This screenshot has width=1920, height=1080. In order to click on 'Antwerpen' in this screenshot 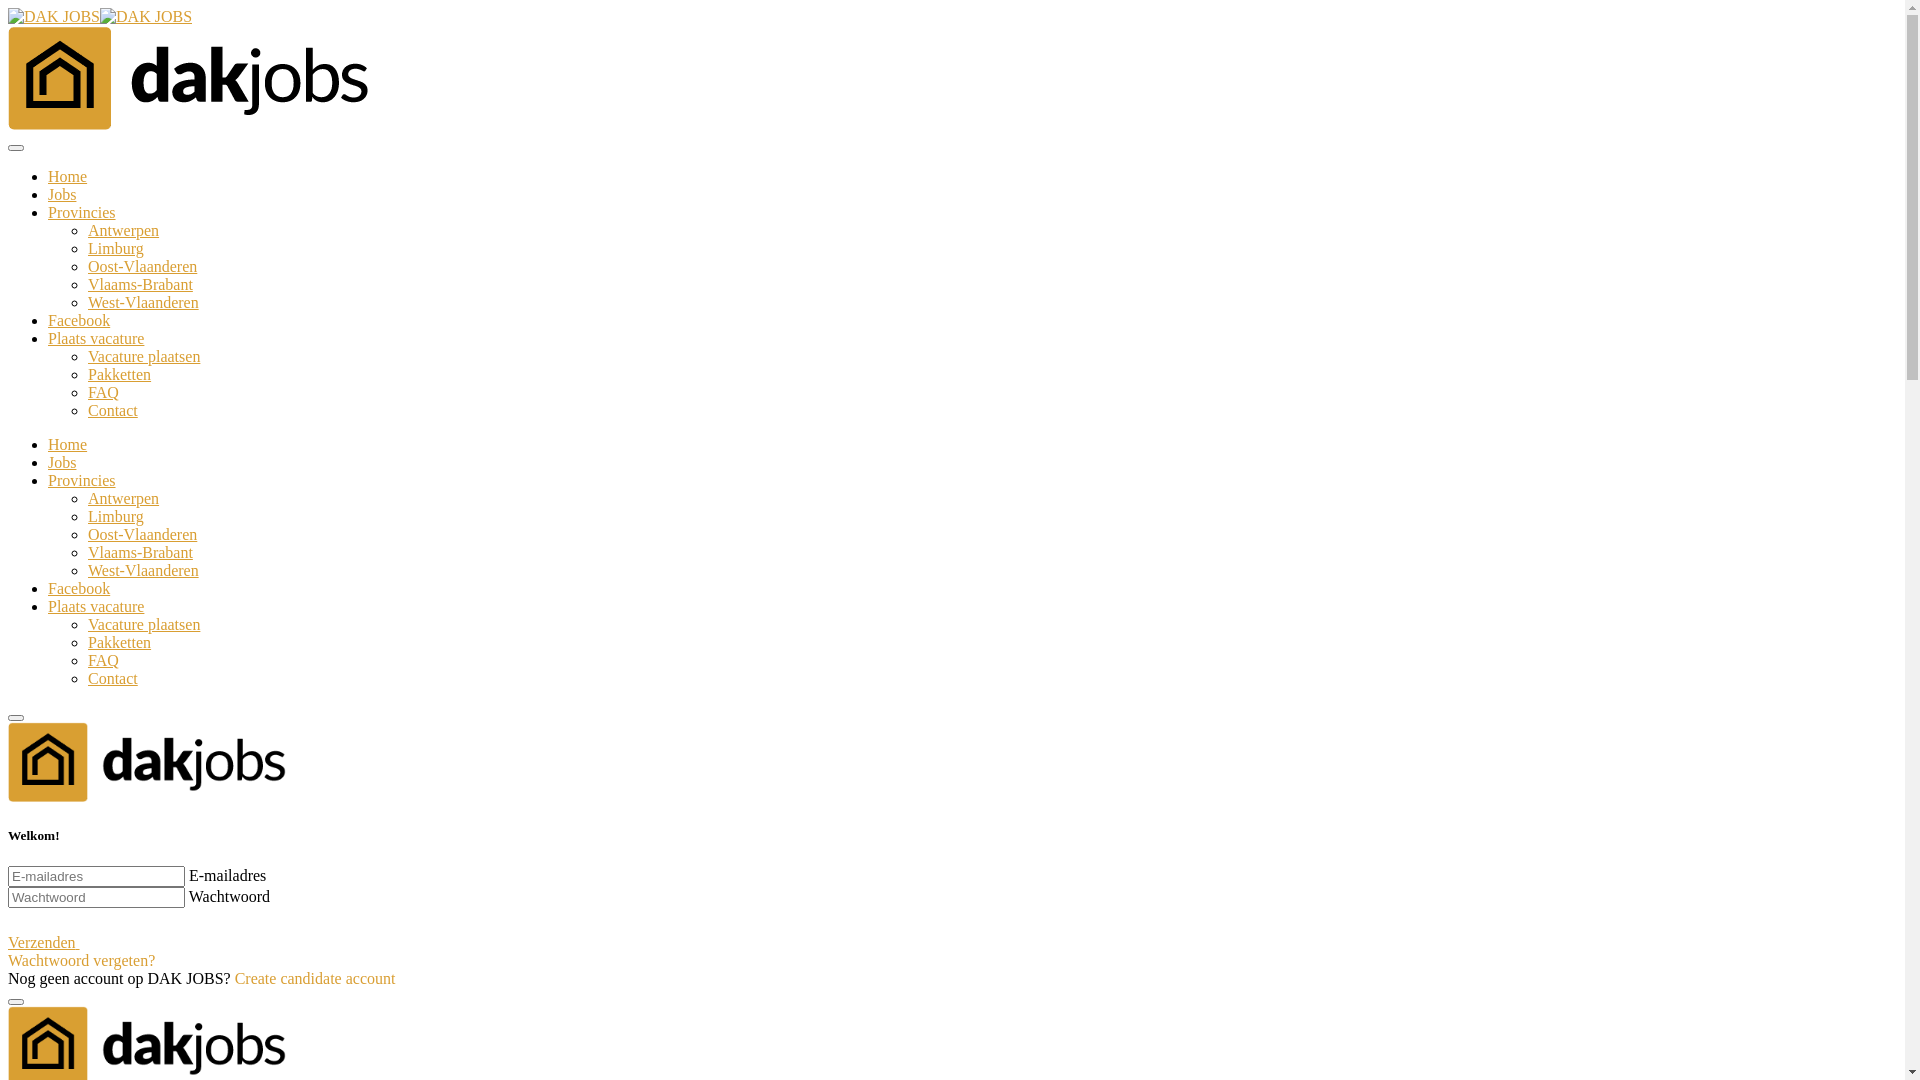, I will do `click(122, 497)`.